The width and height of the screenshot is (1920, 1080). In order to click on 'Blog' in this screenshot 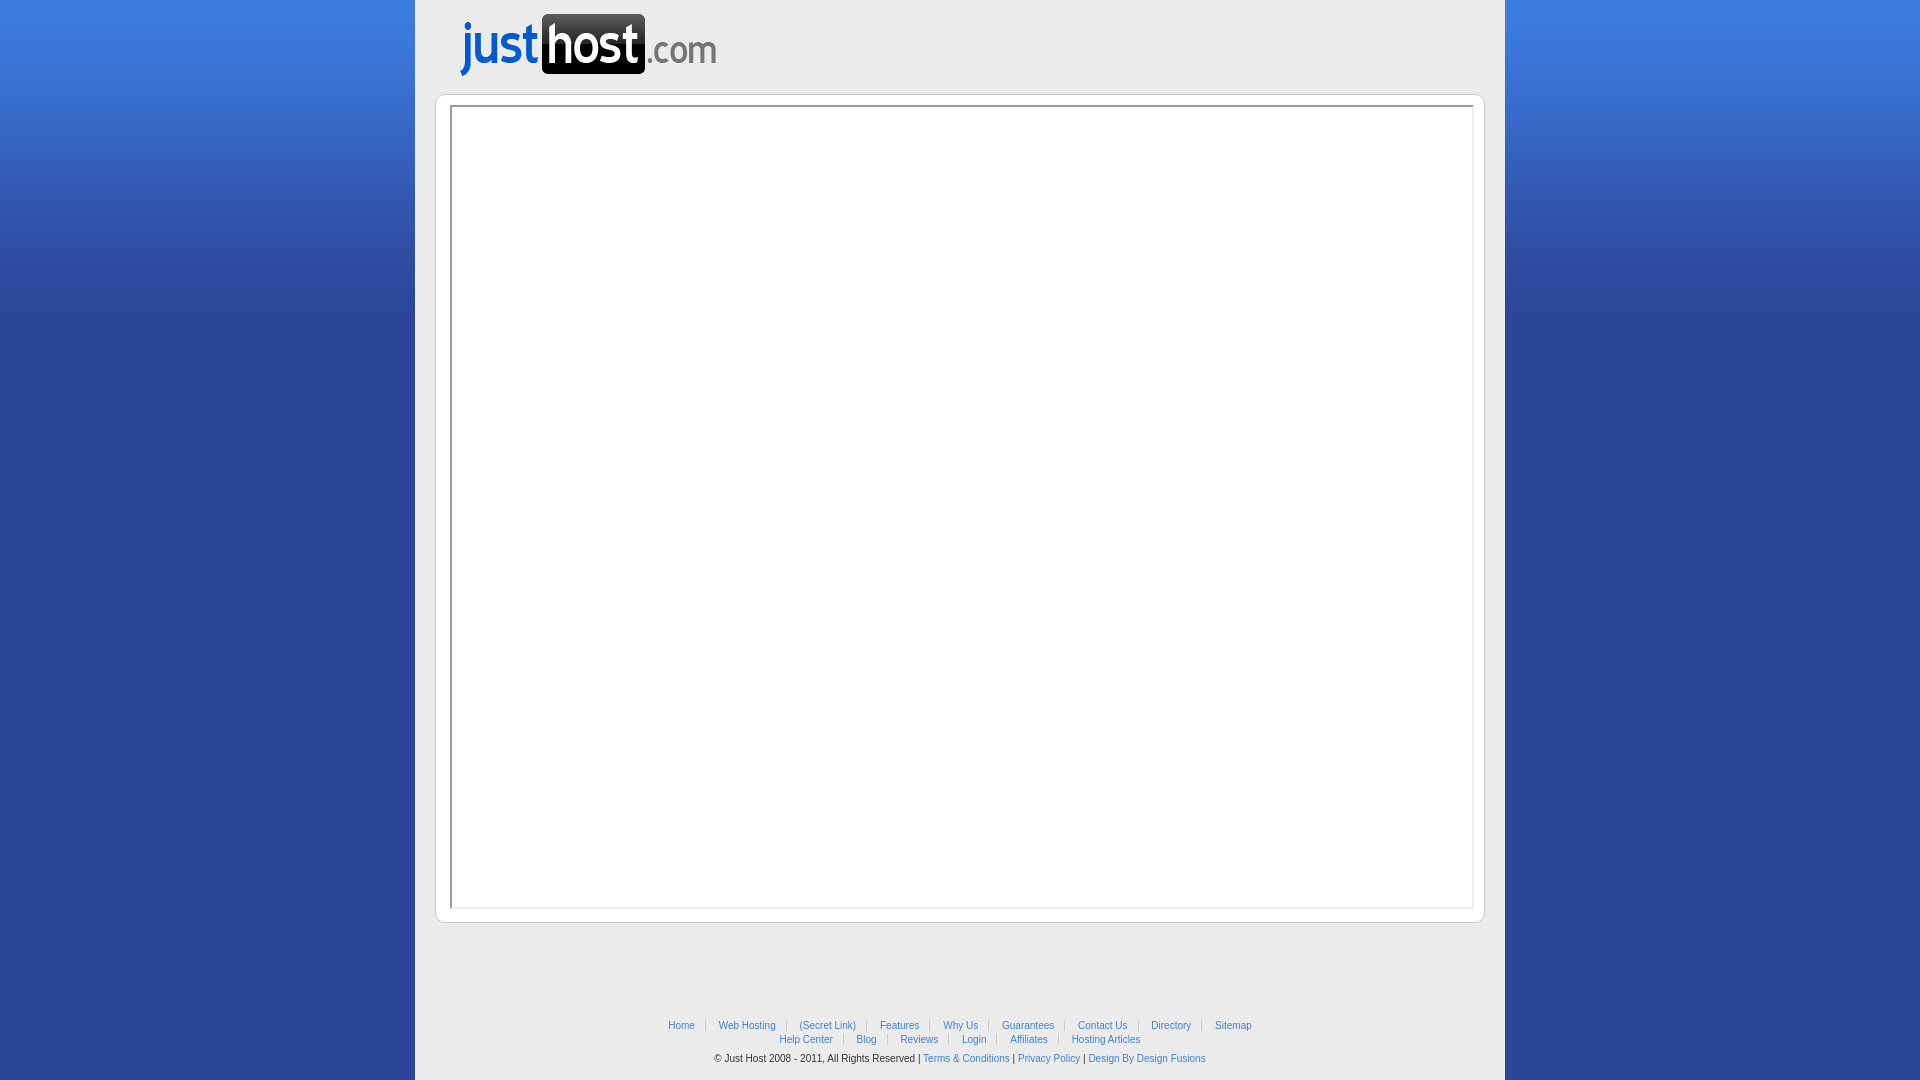, I will do `click(867, 1038)`.